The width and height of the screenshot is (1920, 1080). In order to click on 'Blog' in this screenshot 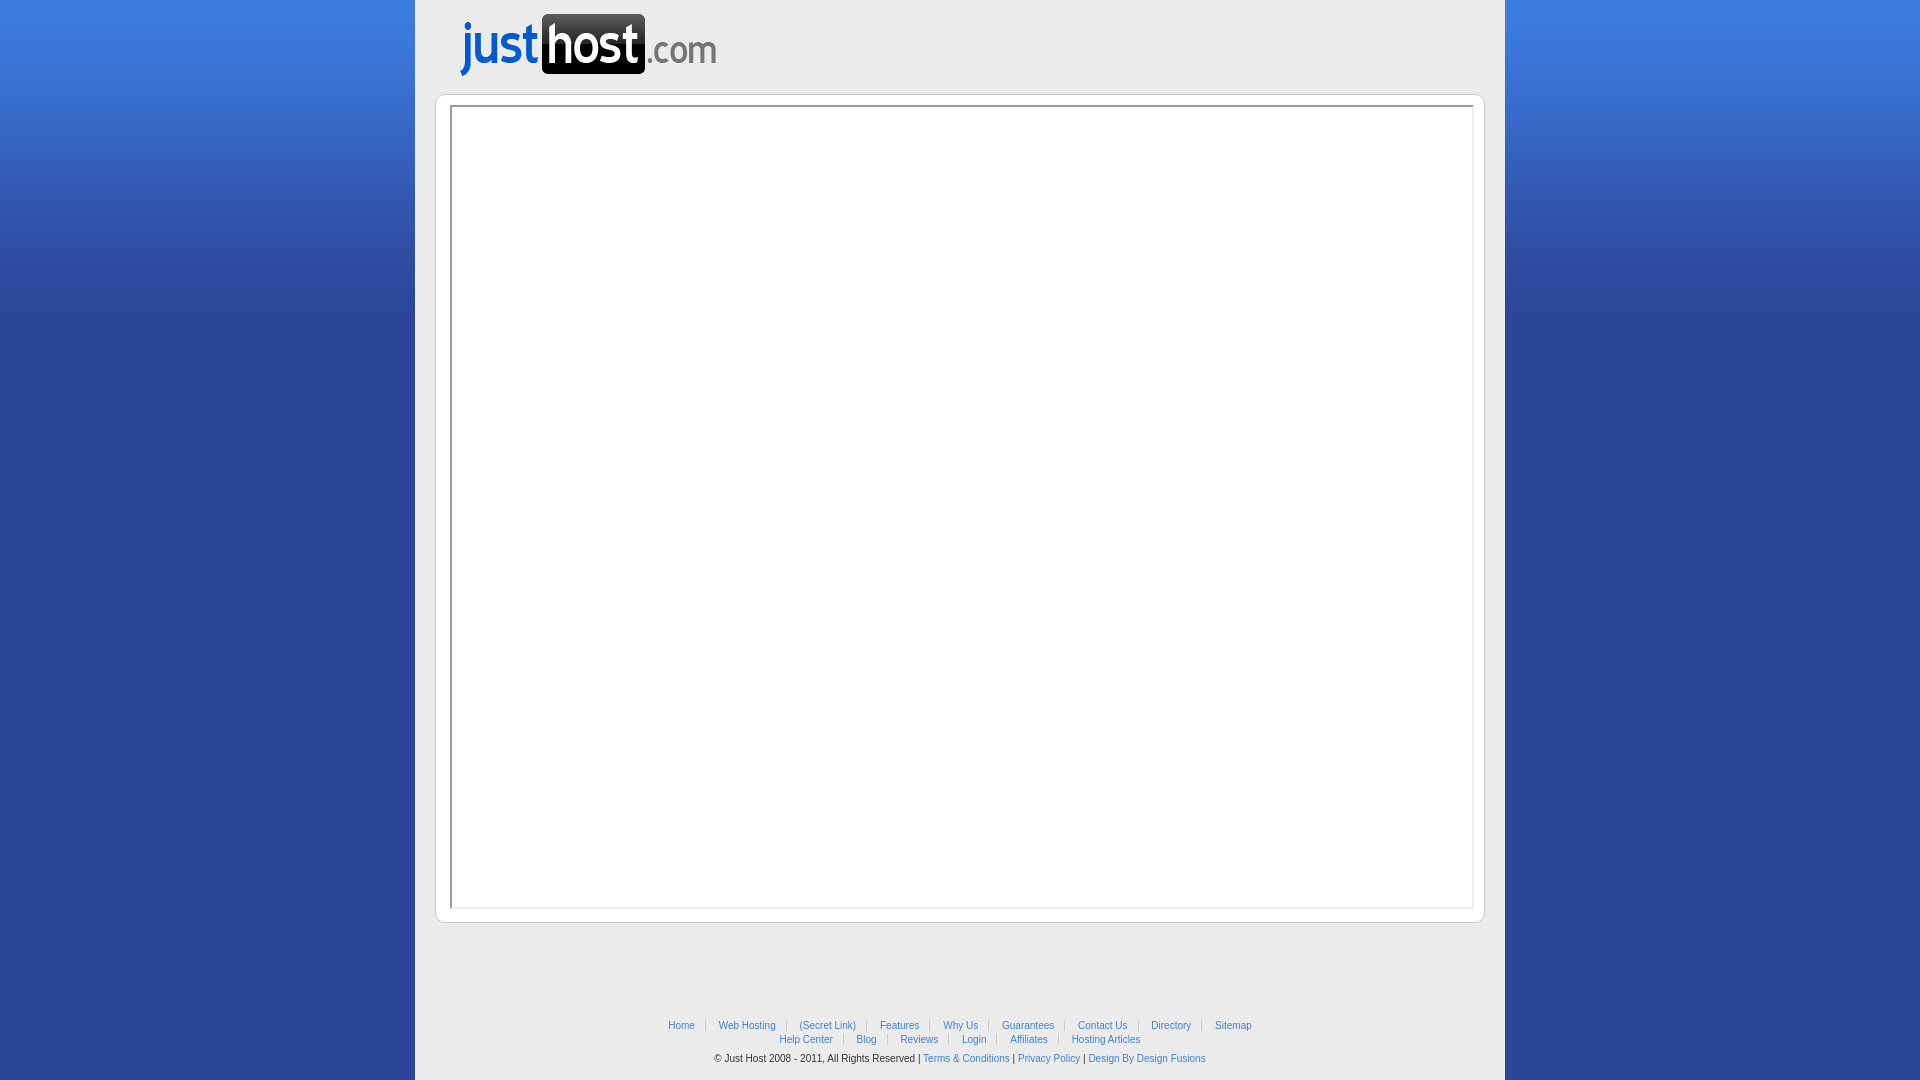, I will do `click(867, 1038)`.